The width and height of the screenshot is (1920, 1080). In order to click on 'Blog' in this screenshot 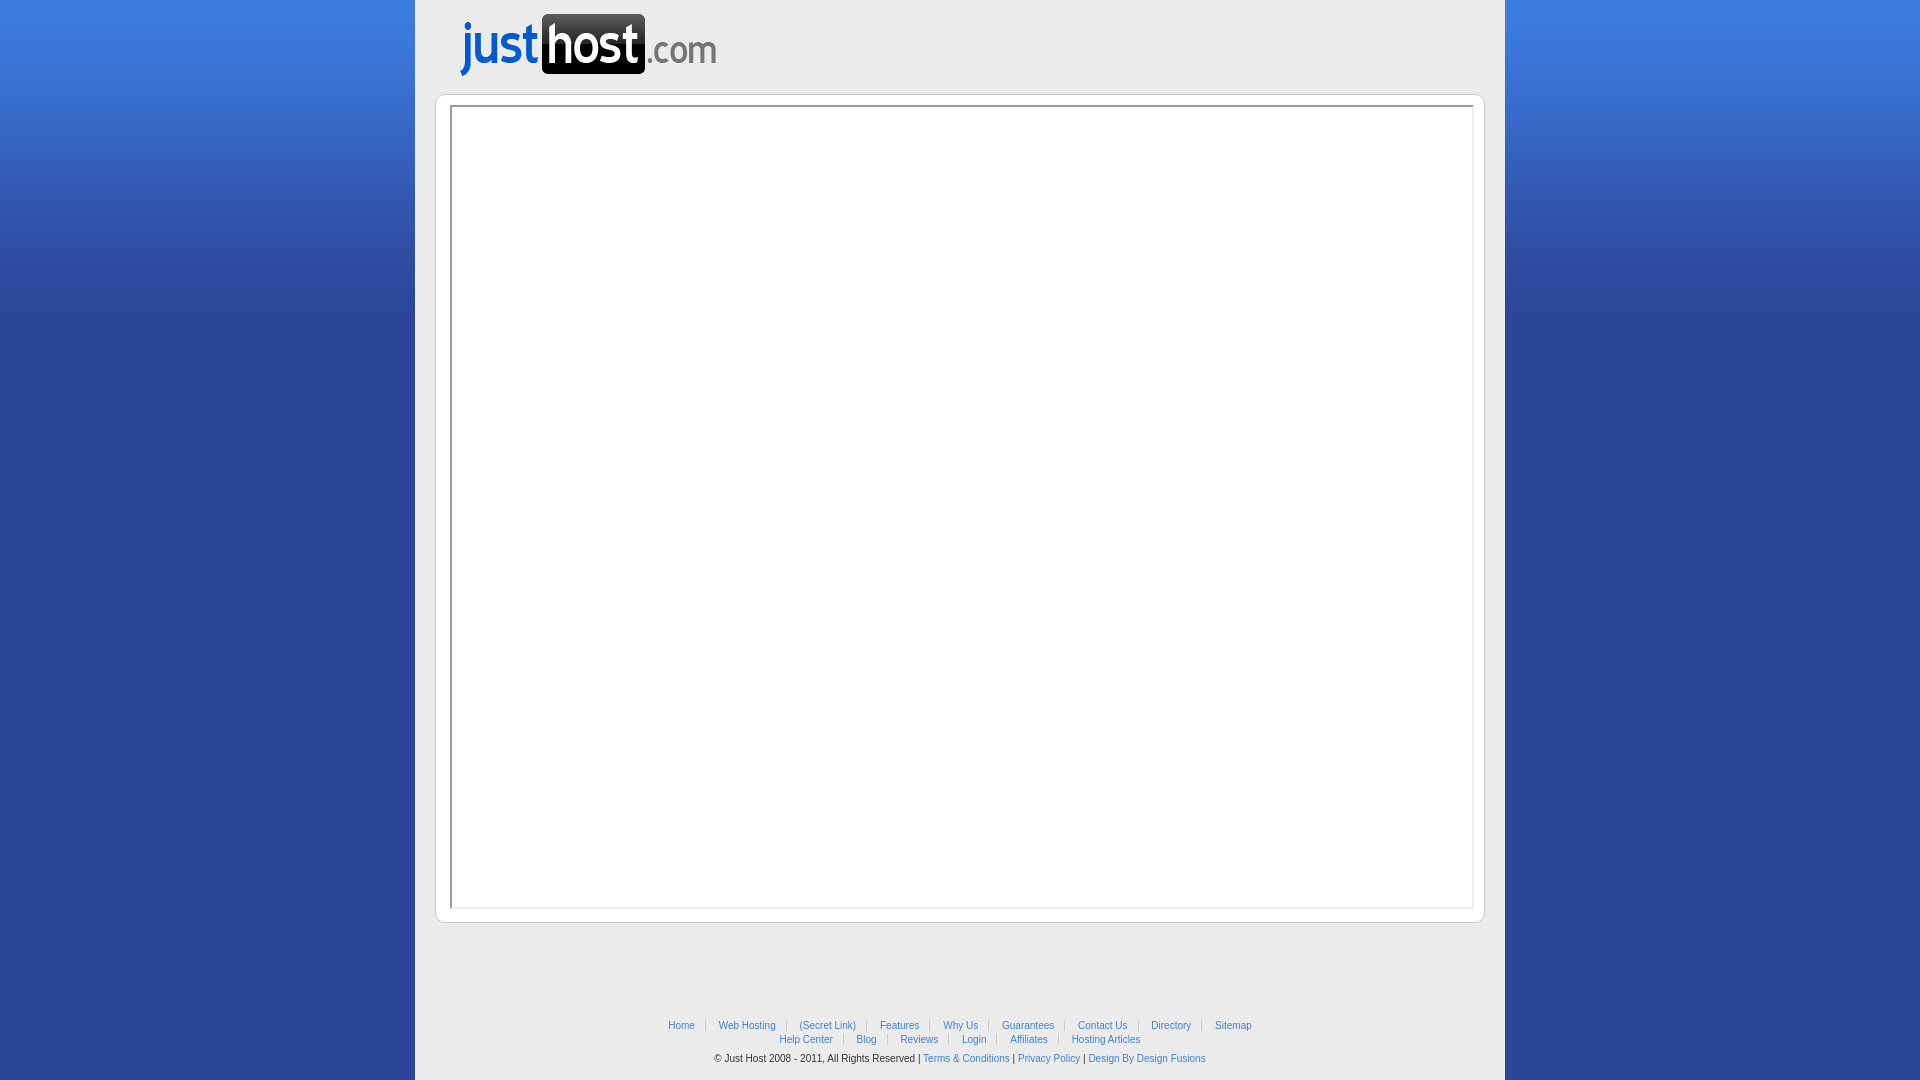, I will do `click(867, 1038)`.